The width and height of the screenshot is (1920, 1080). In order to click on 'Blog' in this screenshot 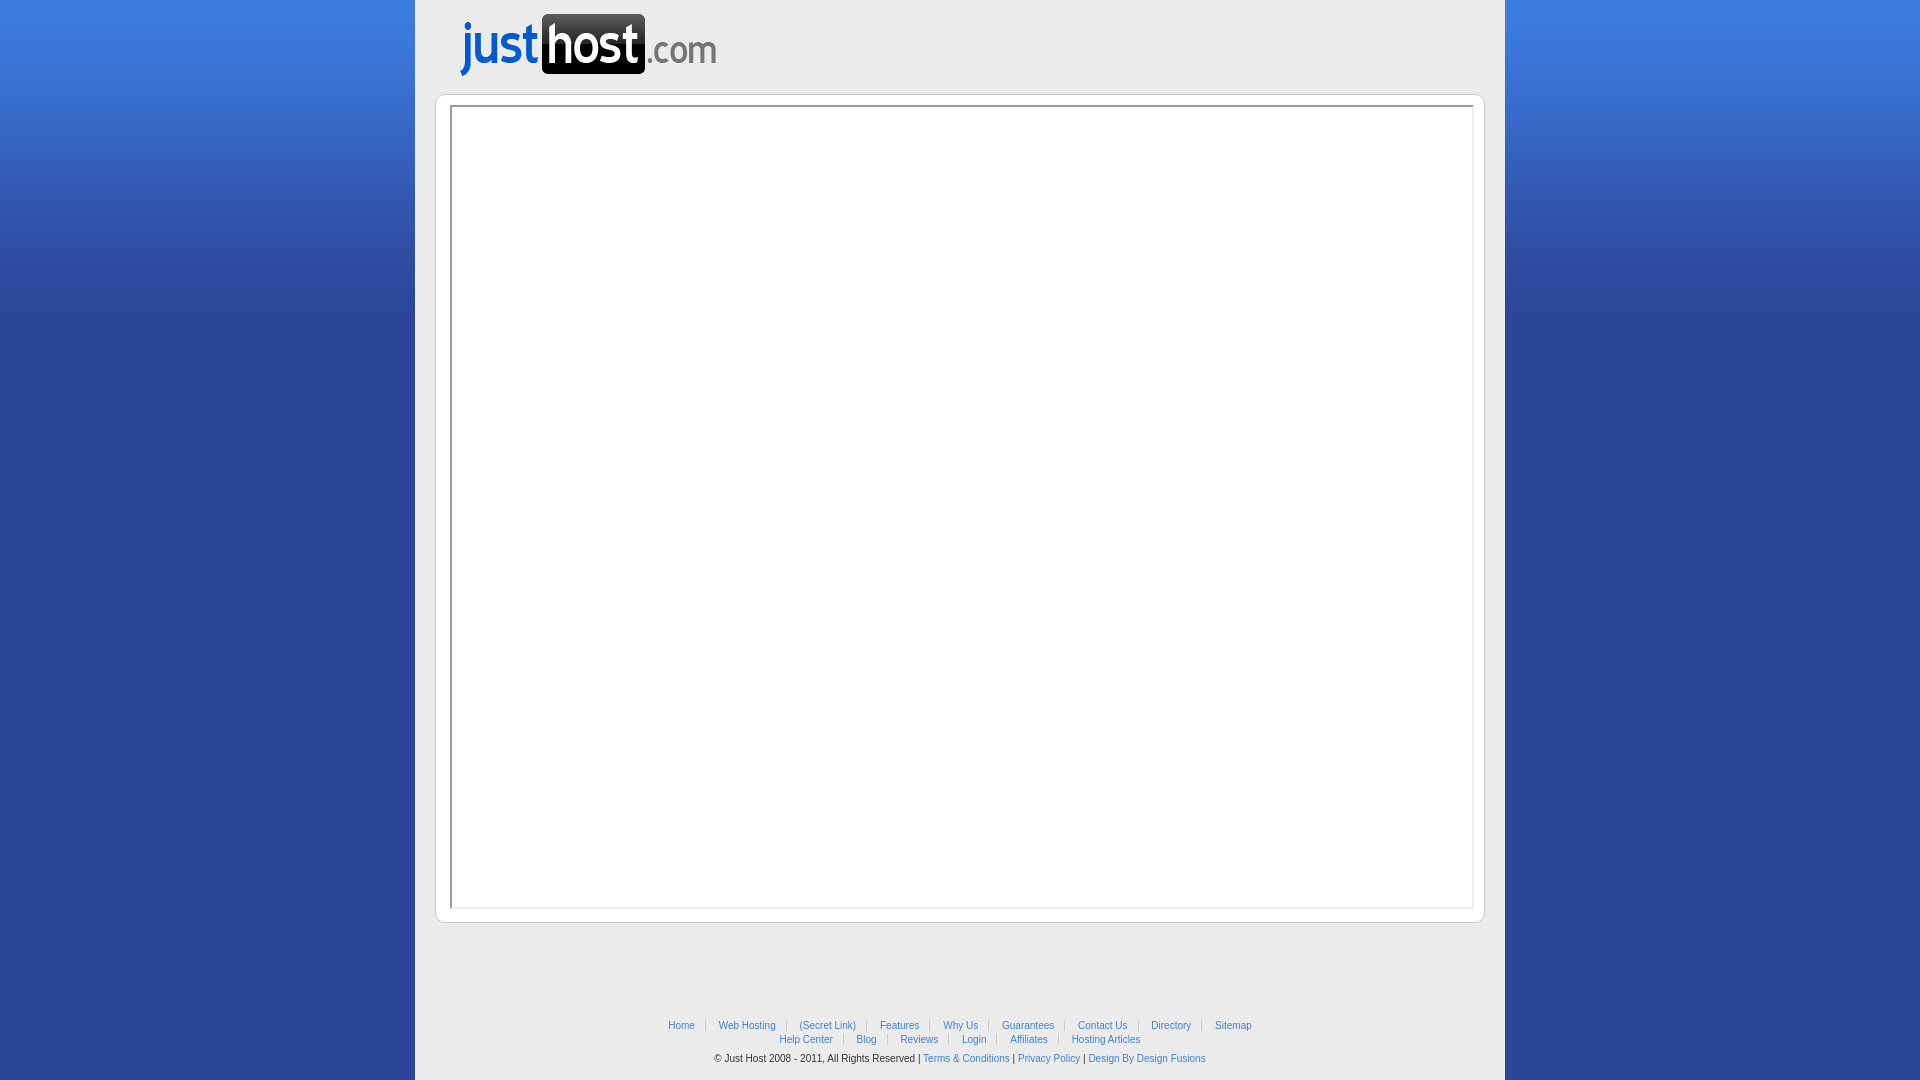, I will do `click(867, 1038)`.